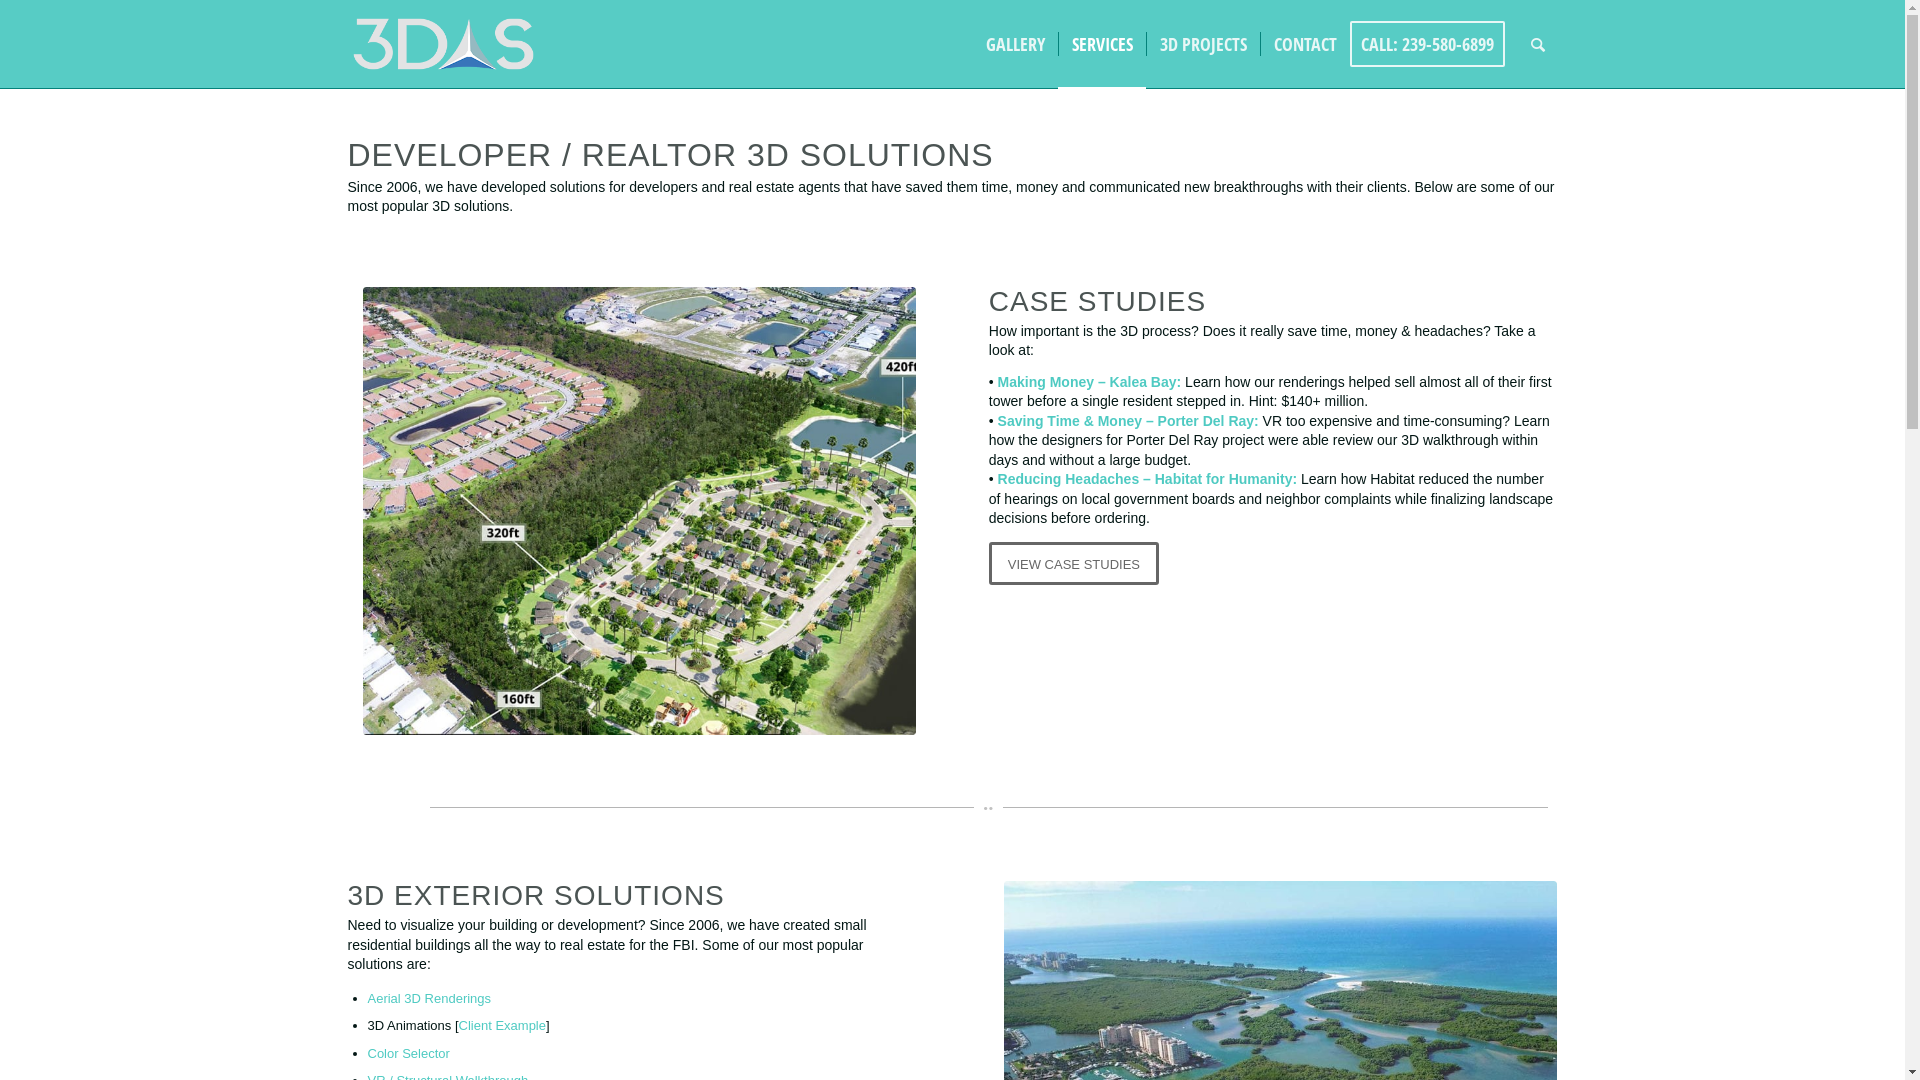 The image size is (1920, 1080). I want to click on 'CALL: 239-580-6899', so click(1433, 43).